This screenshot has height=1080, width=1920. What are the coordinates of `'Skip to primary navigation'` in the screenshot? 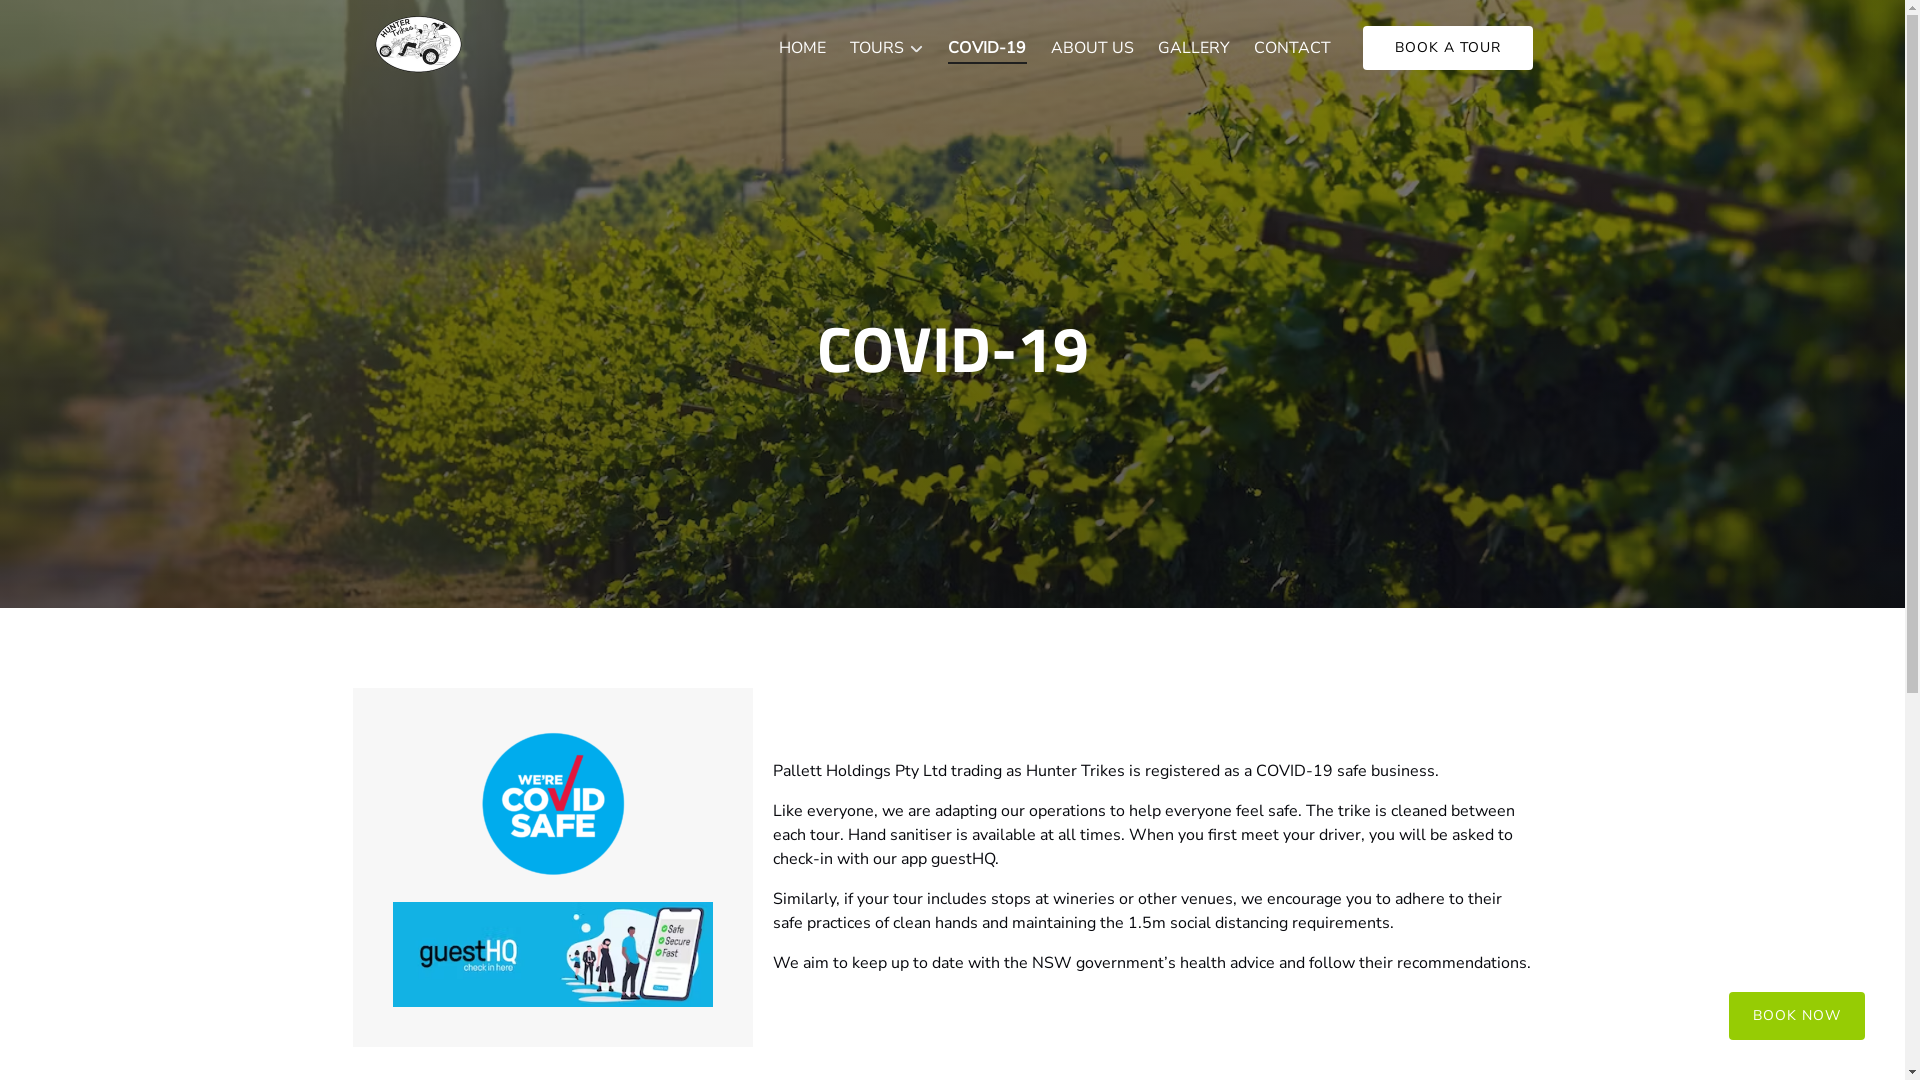 It's located at (102, 22).